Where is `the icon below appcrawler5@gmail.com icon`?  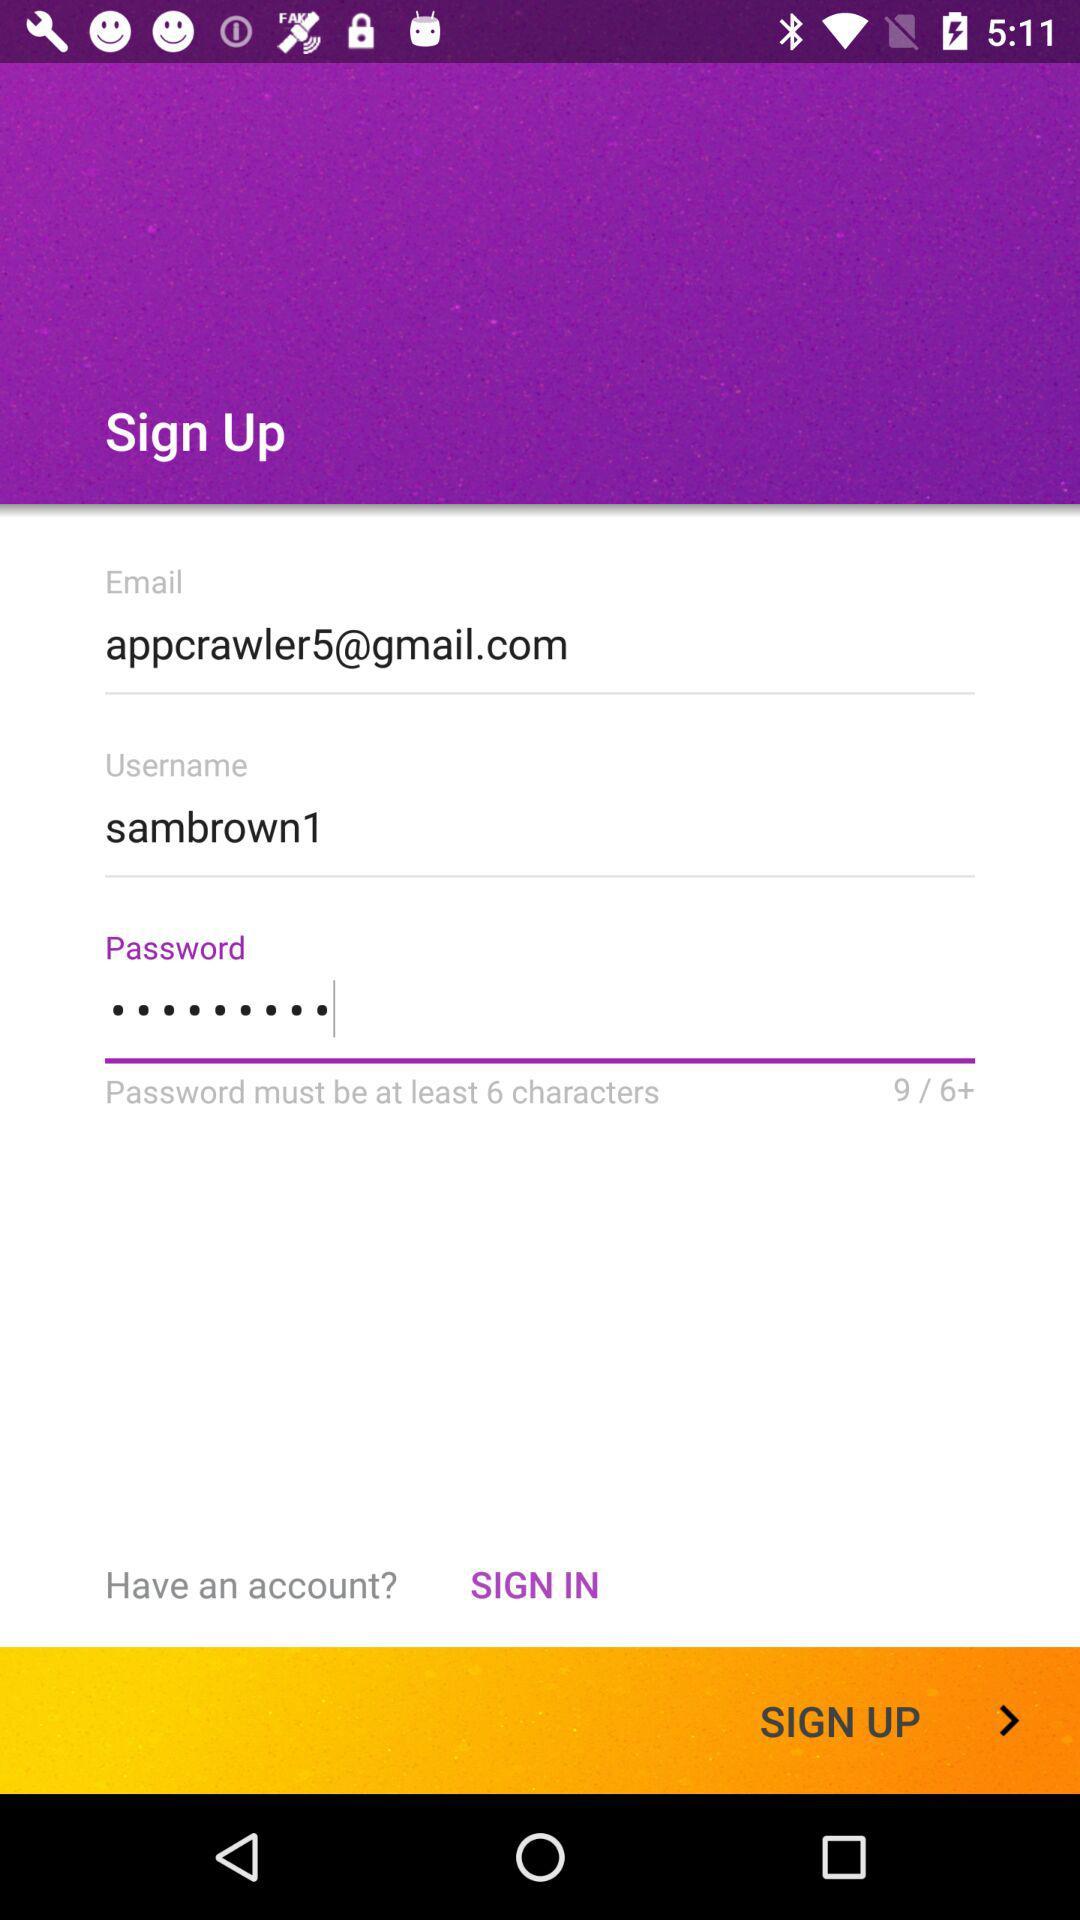 the icon below appcrawler5@gmail.com icon is located at coordinates (540, 820).